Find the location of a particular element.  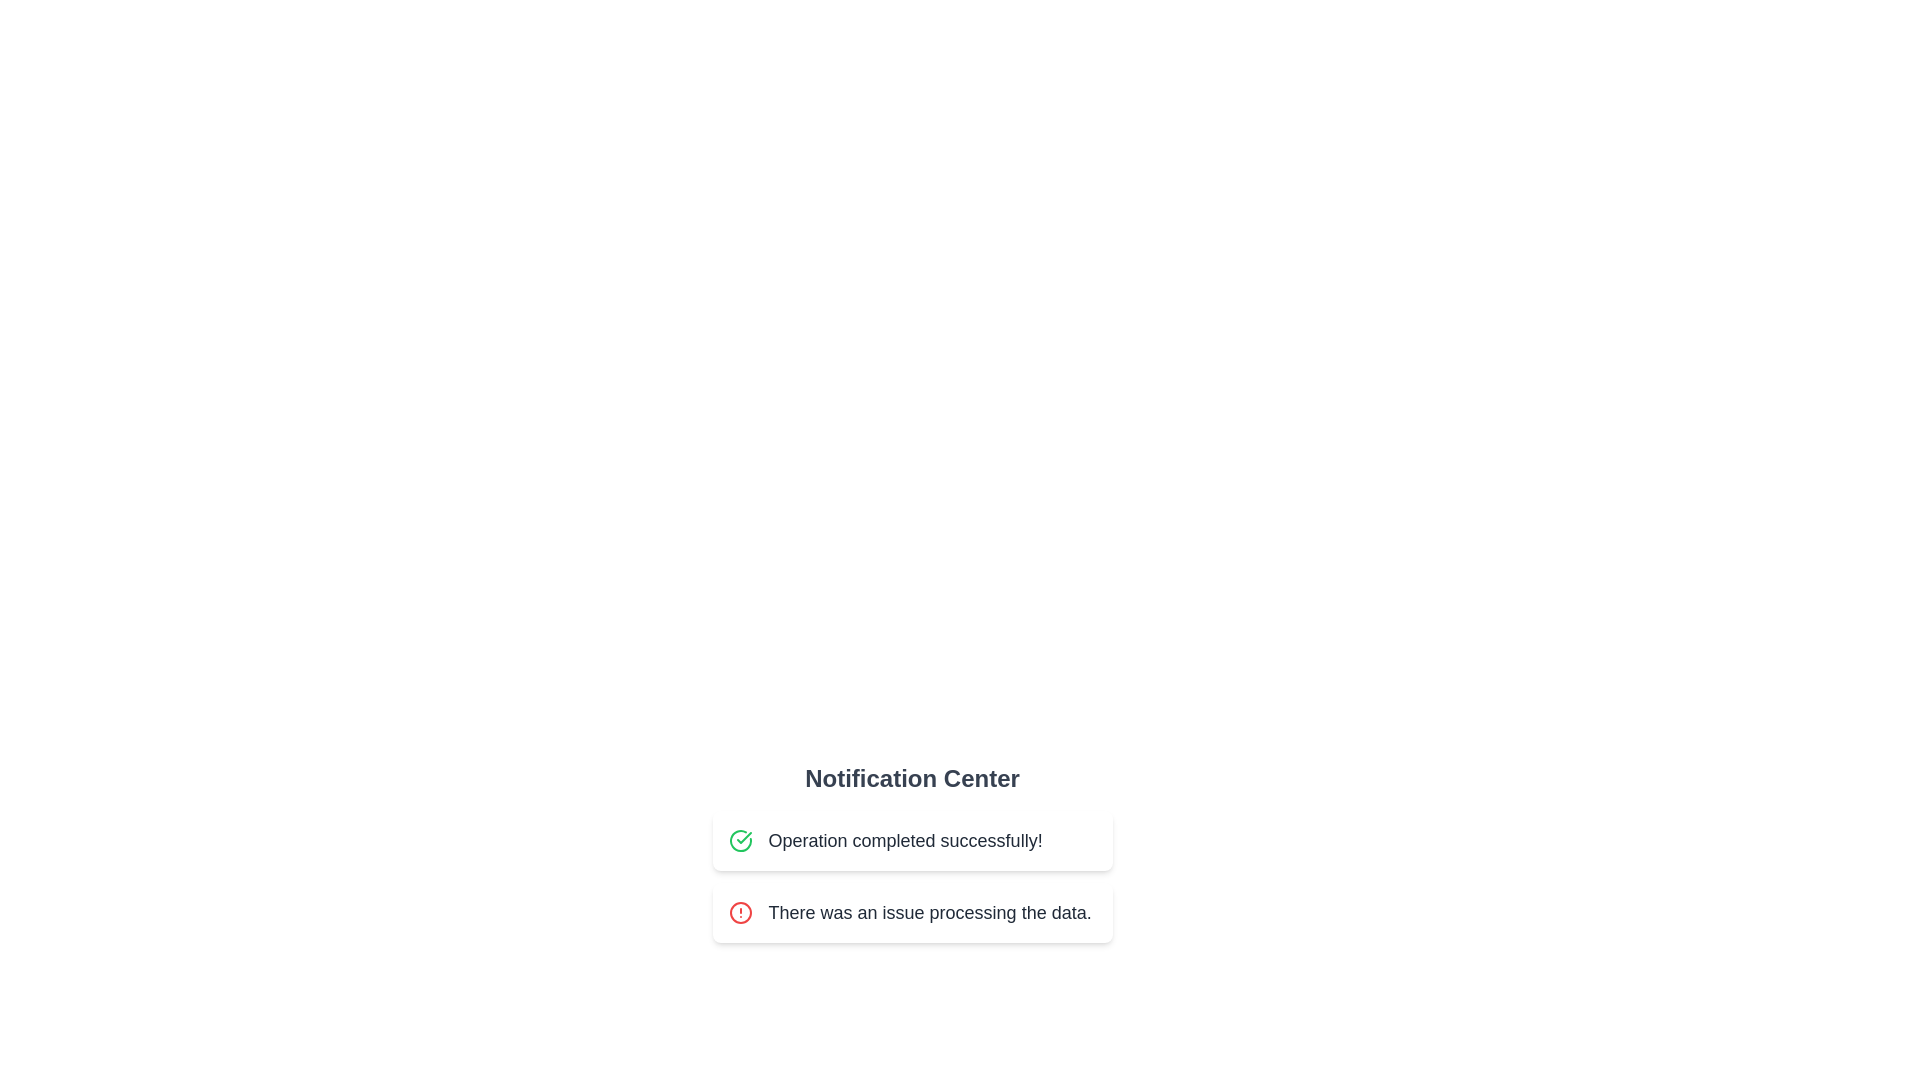

the text displaying 'There was an issue processing the data.' in the notification box is located at coordinates (929, 913).